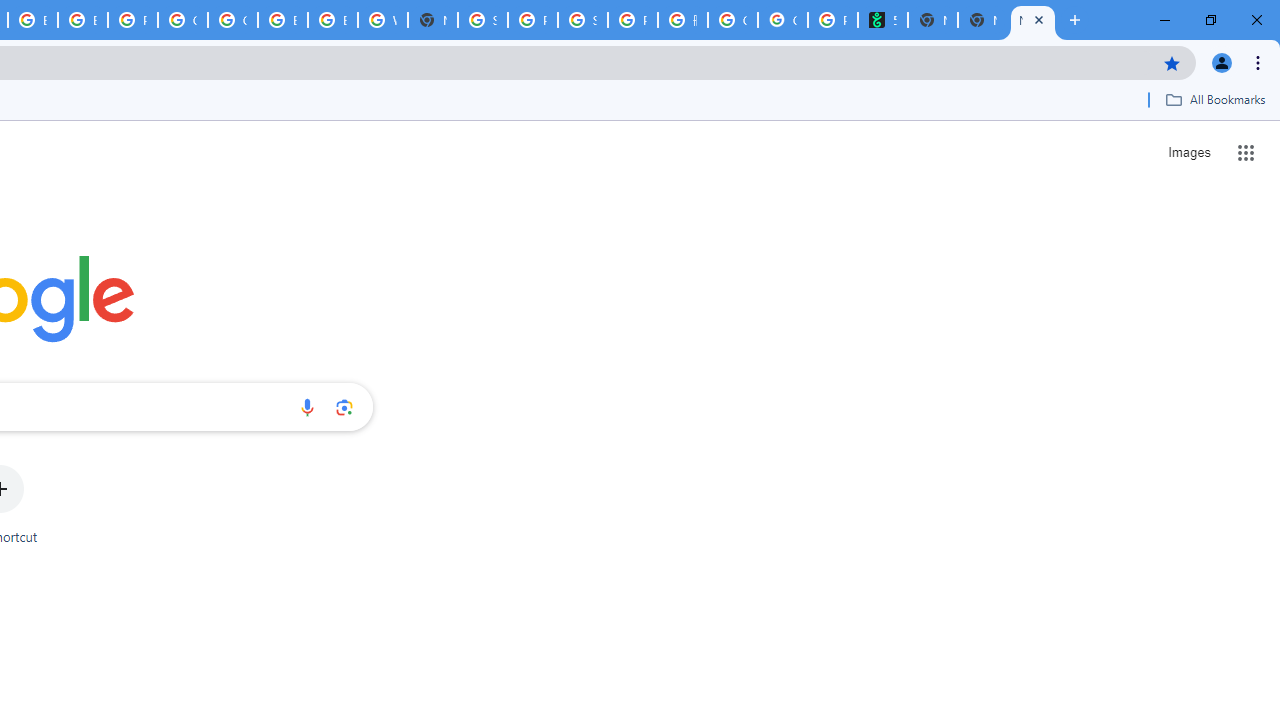 The width and height of the screenshot is (1280, 720). Describe the element at coordinates (282, 20) in the screenshot. I see `'Browse Chrome as a guest - Computer - Google Chrome Help'` at that location.